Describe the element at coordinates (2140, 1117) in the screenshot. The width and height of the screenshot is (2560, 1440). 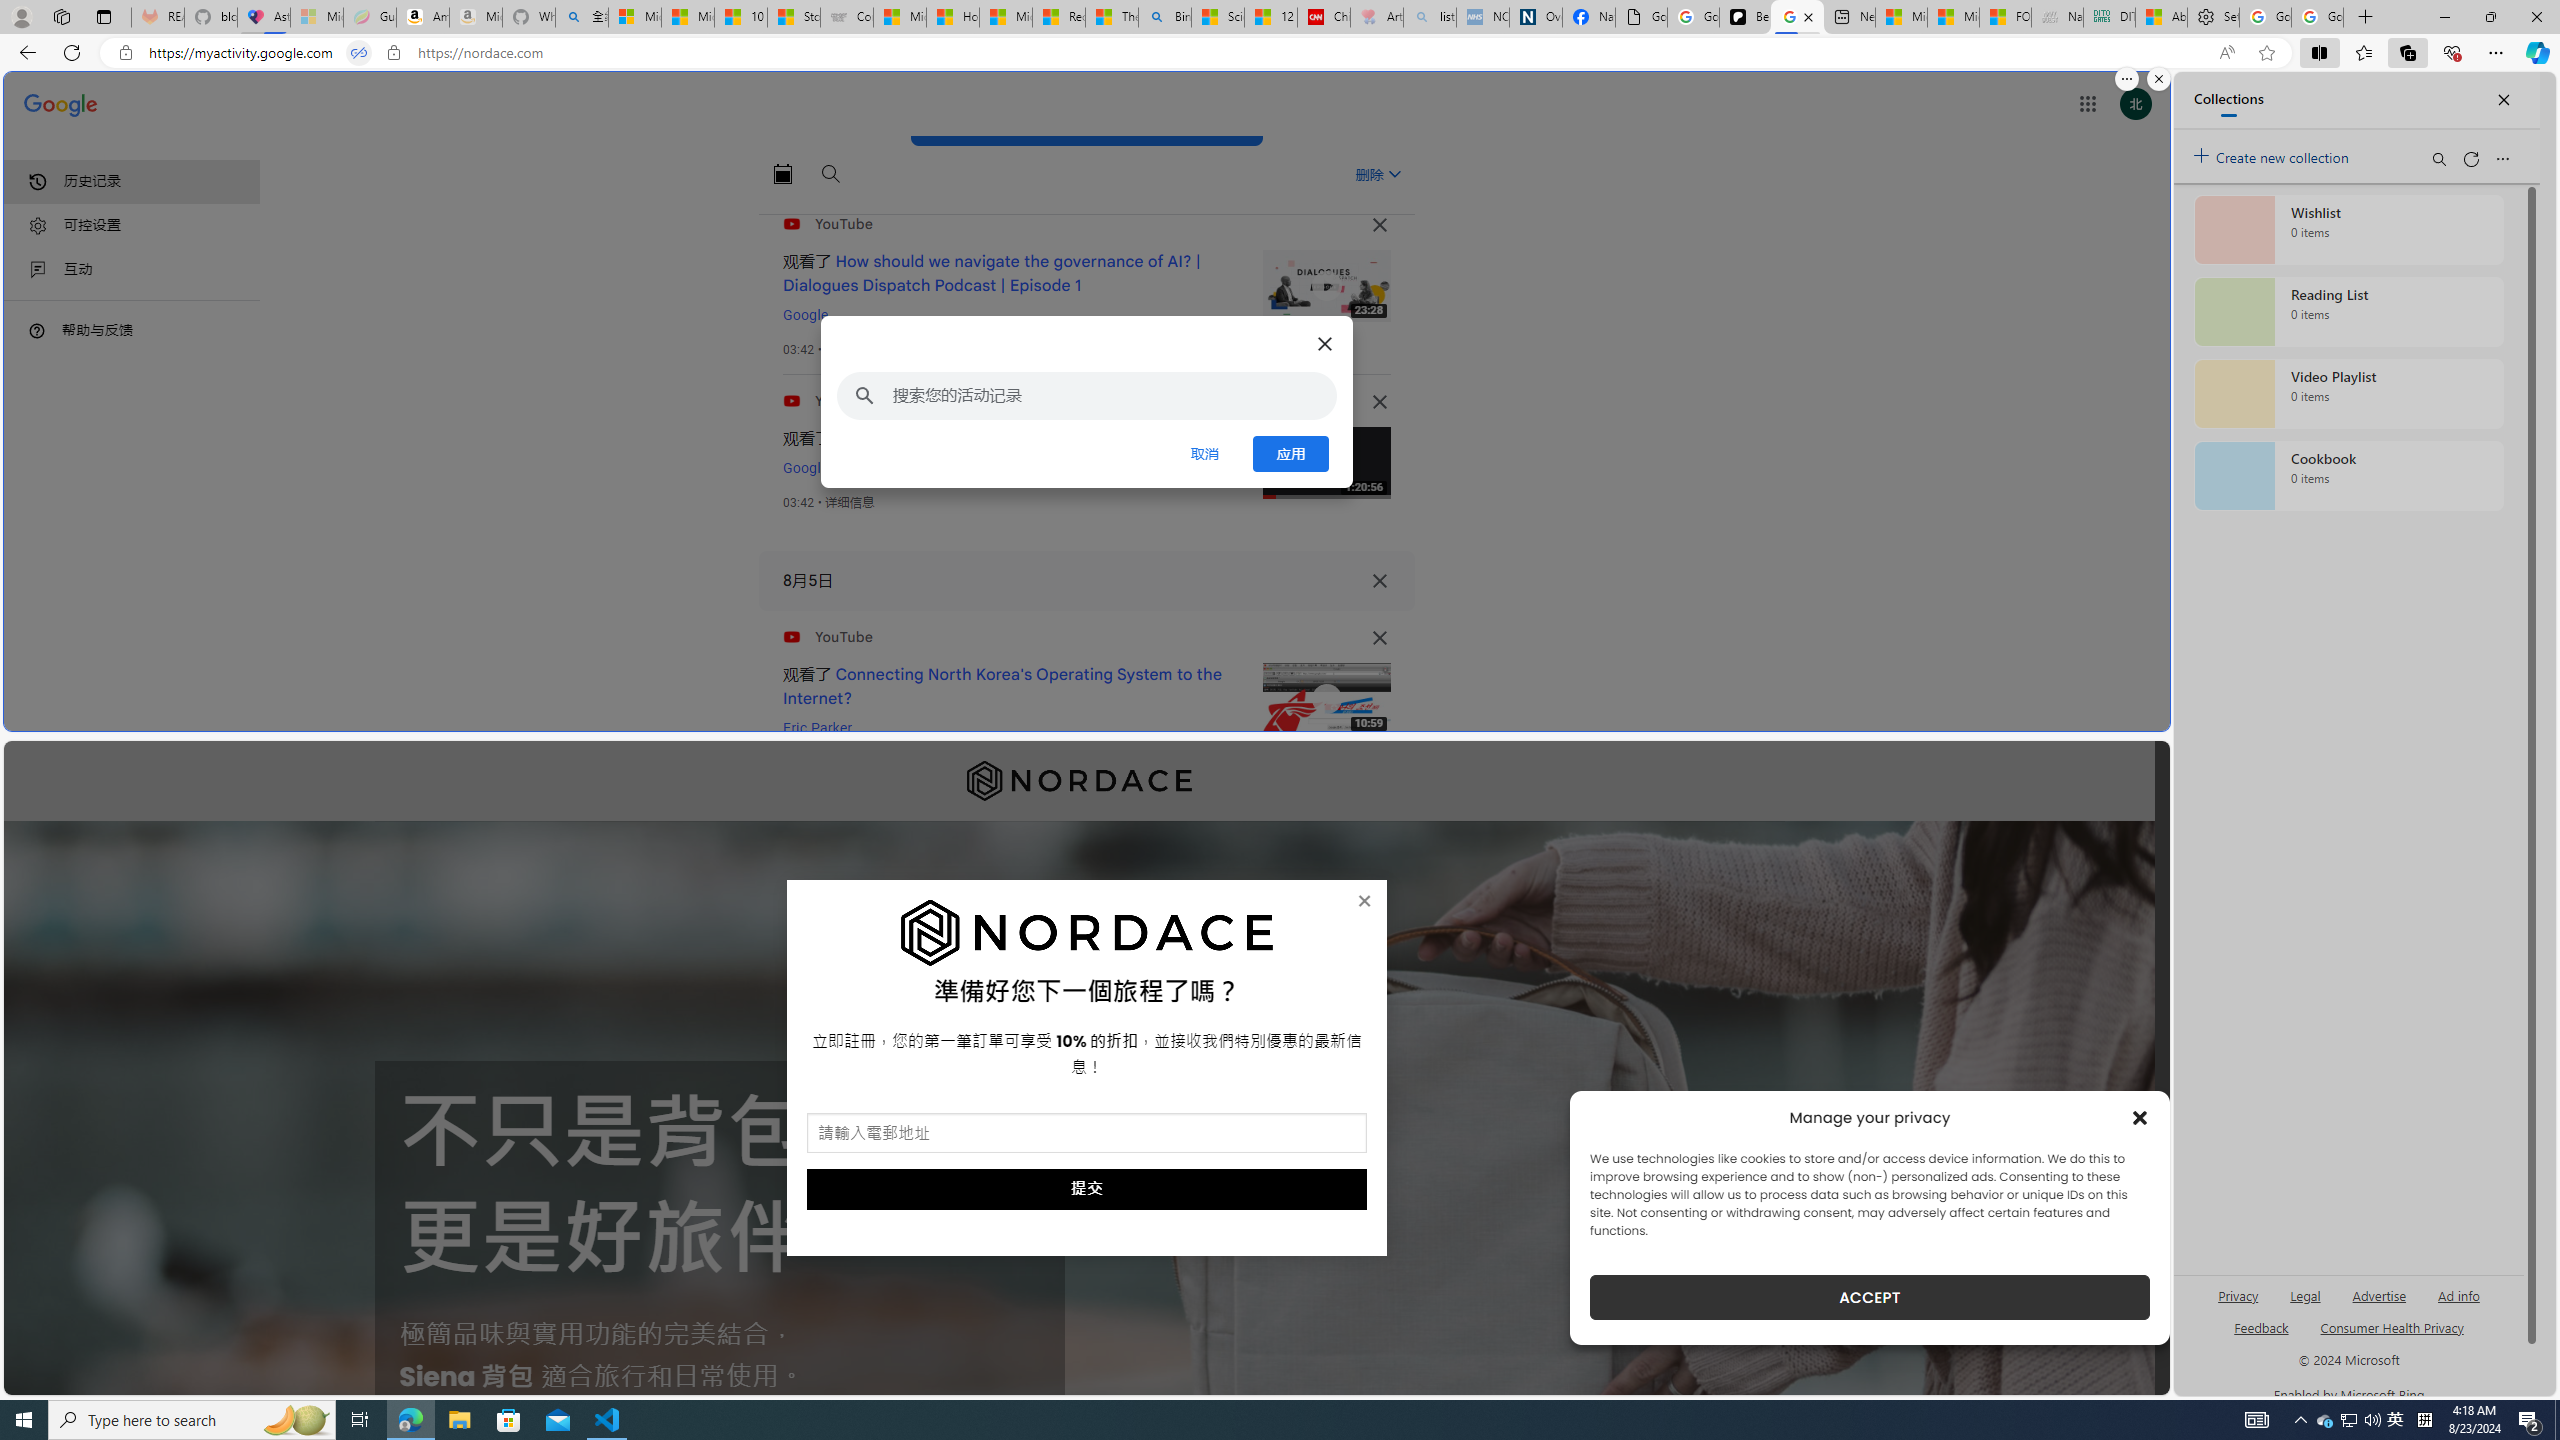
I see `'Class: cmplz-close'` at that location.